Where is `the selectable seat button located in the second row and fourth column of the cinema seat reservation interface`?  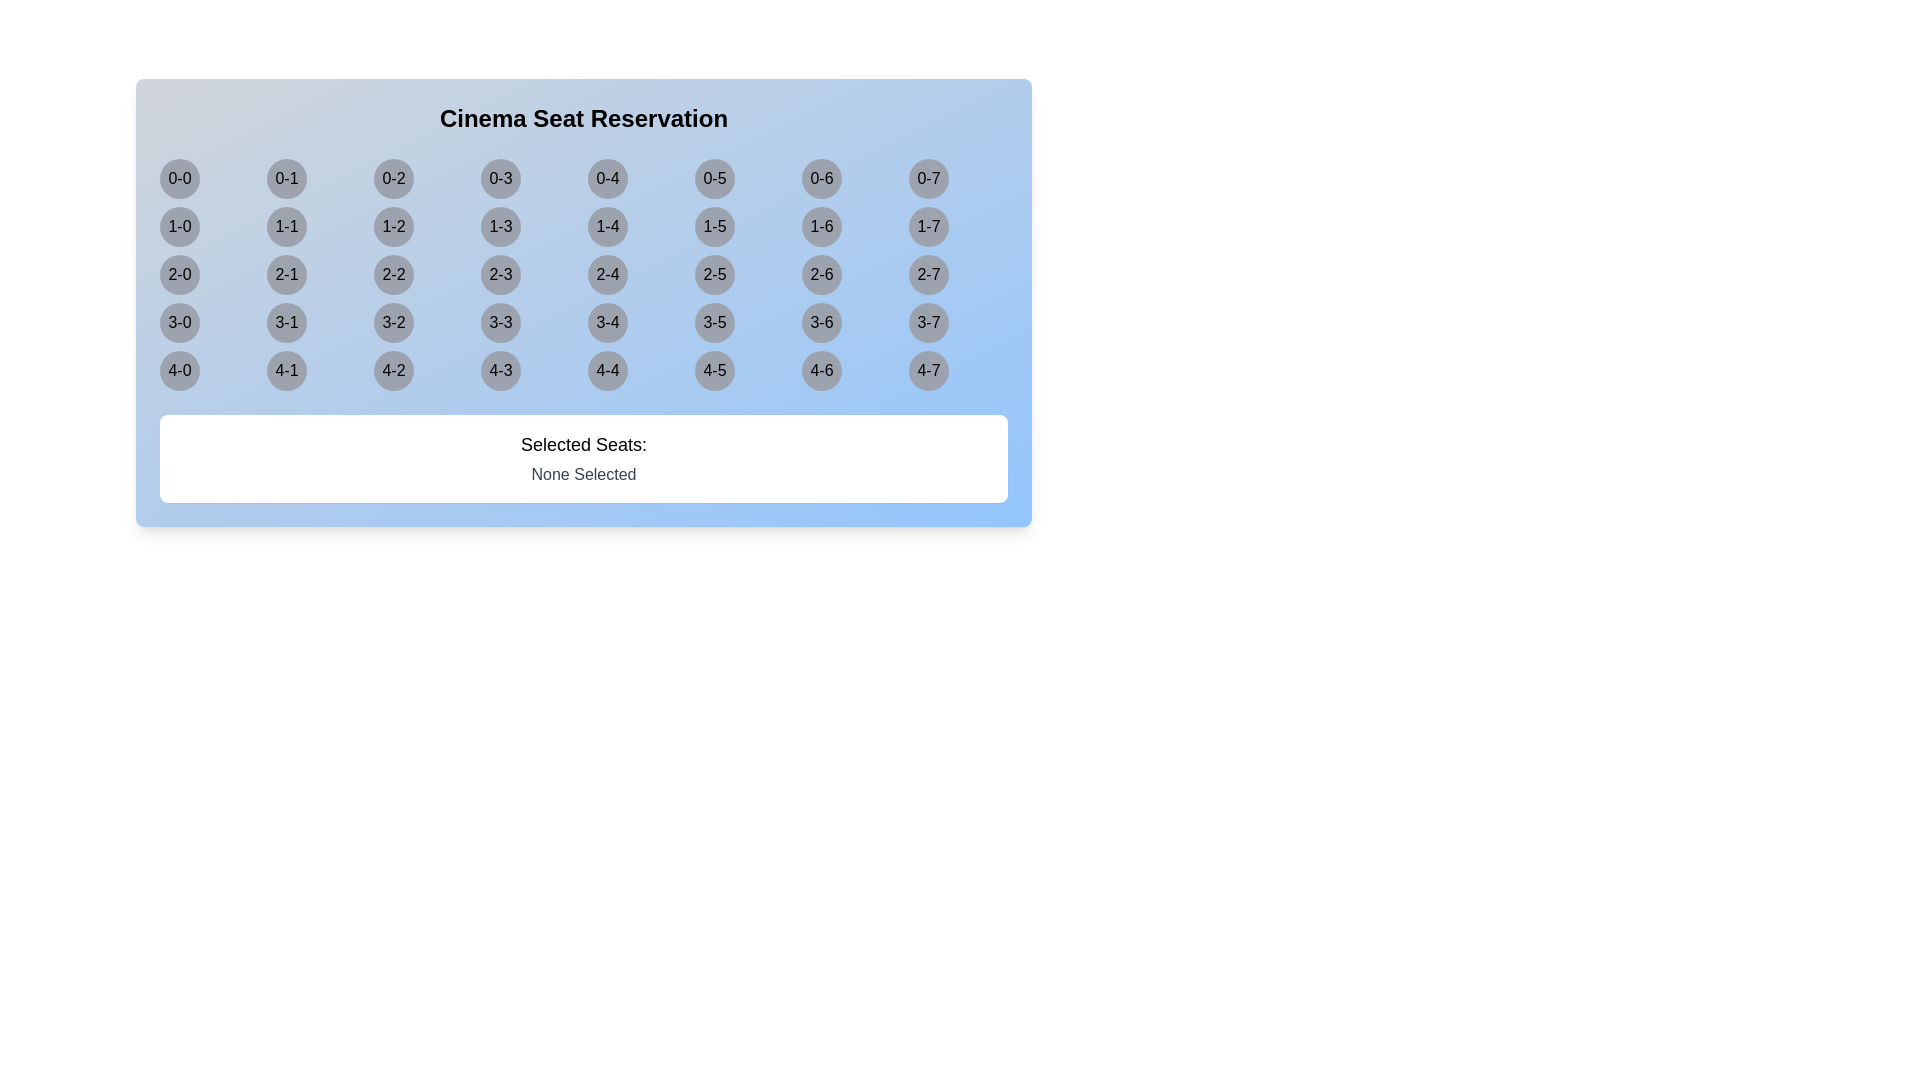 the selectable seat button located in the second row and fourth column of the cinema seat reservation interface is located at coordinates (500, 226).